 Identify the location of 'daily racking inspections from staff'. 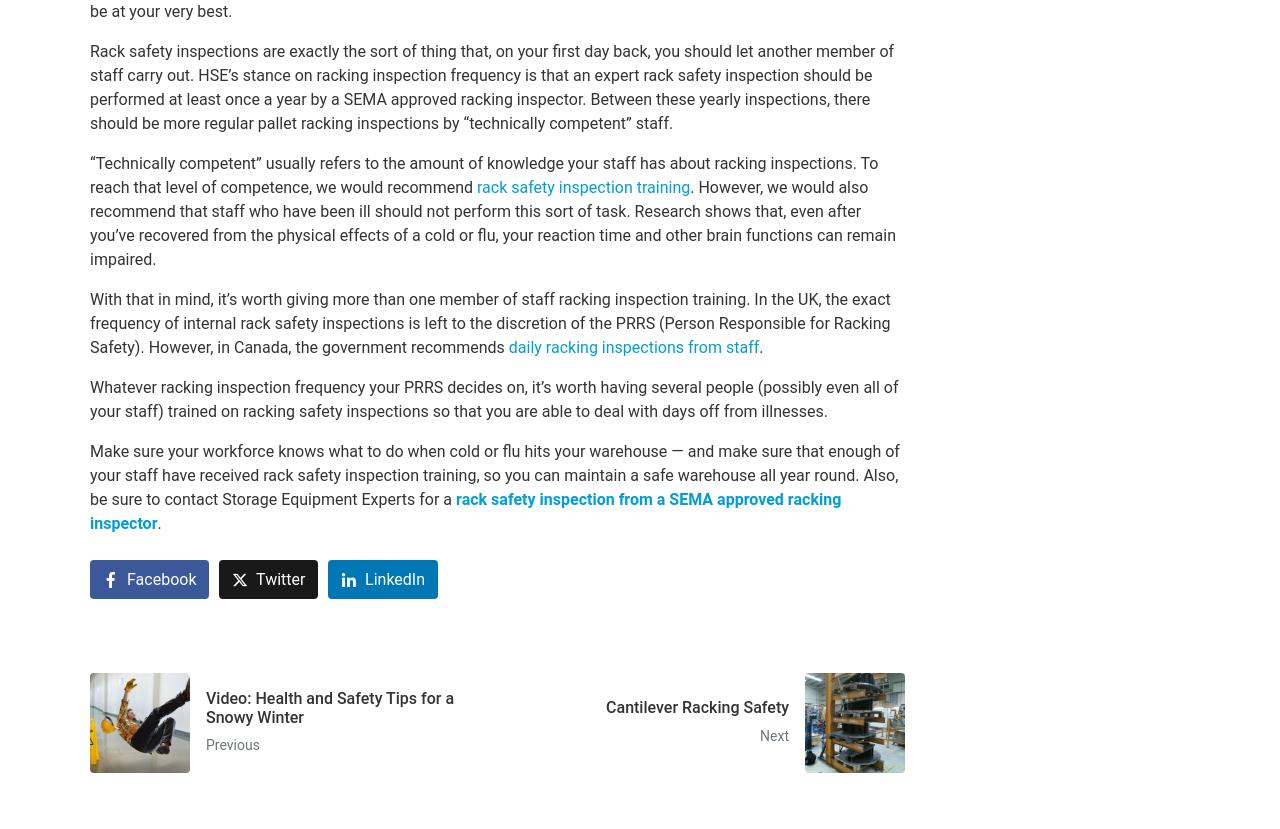
(632, 346).